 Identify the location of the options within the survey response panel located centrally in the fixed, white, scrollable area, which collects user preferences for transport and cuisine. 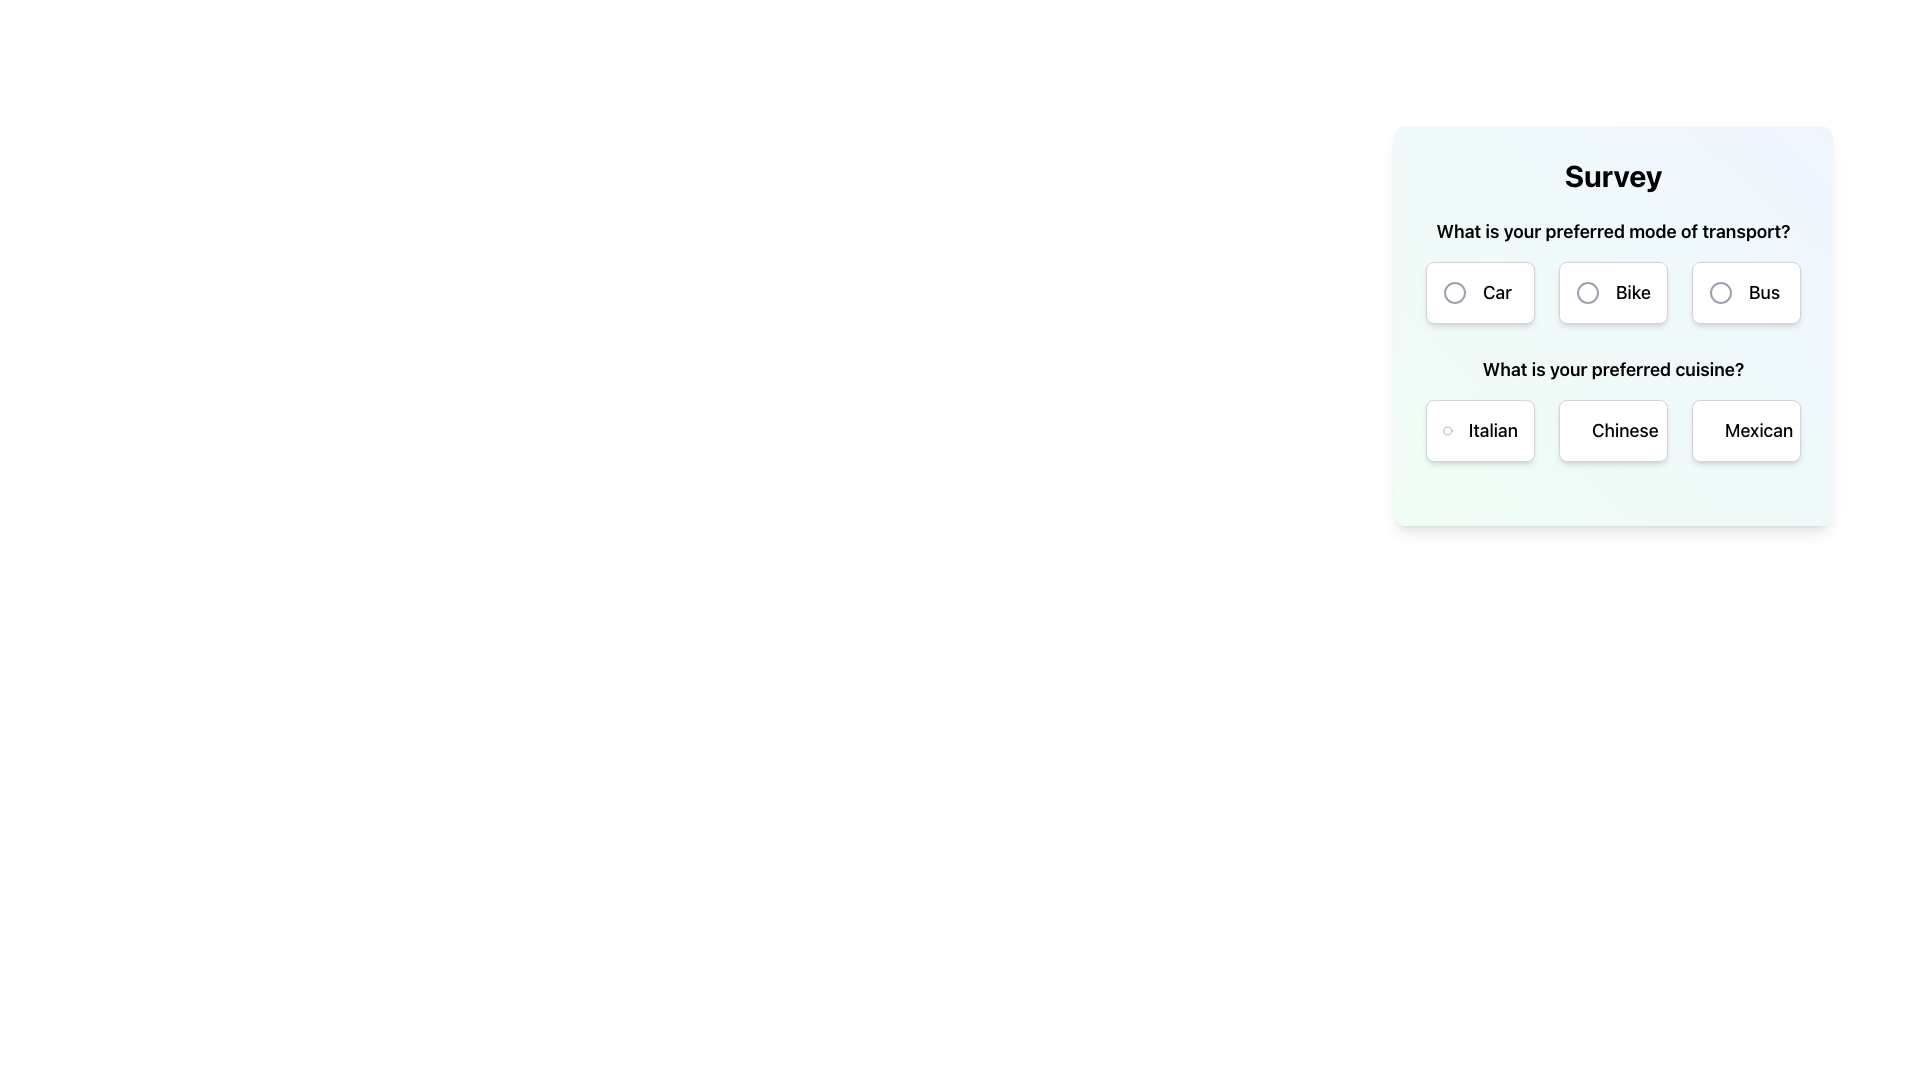
(1613, 325).